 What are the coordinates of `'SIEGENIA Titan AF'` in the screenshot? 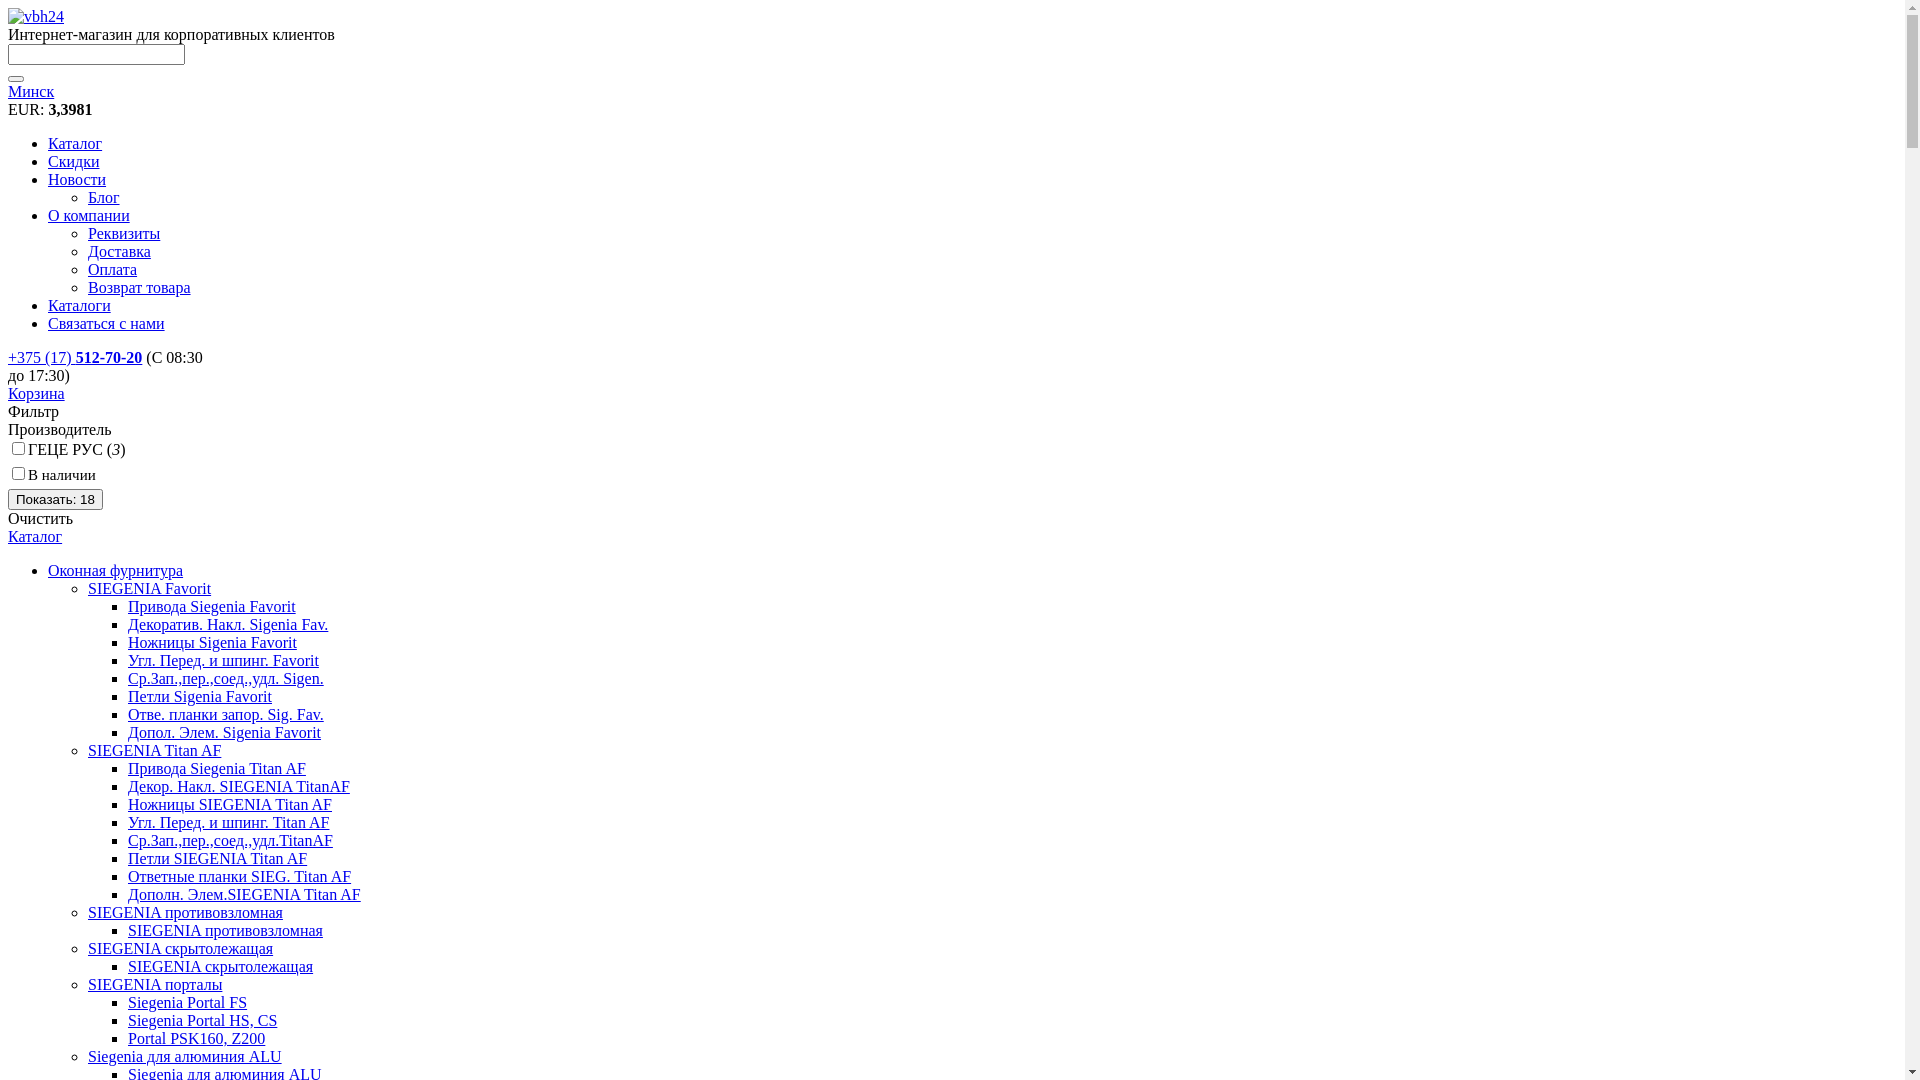 It's located at (153, 750).